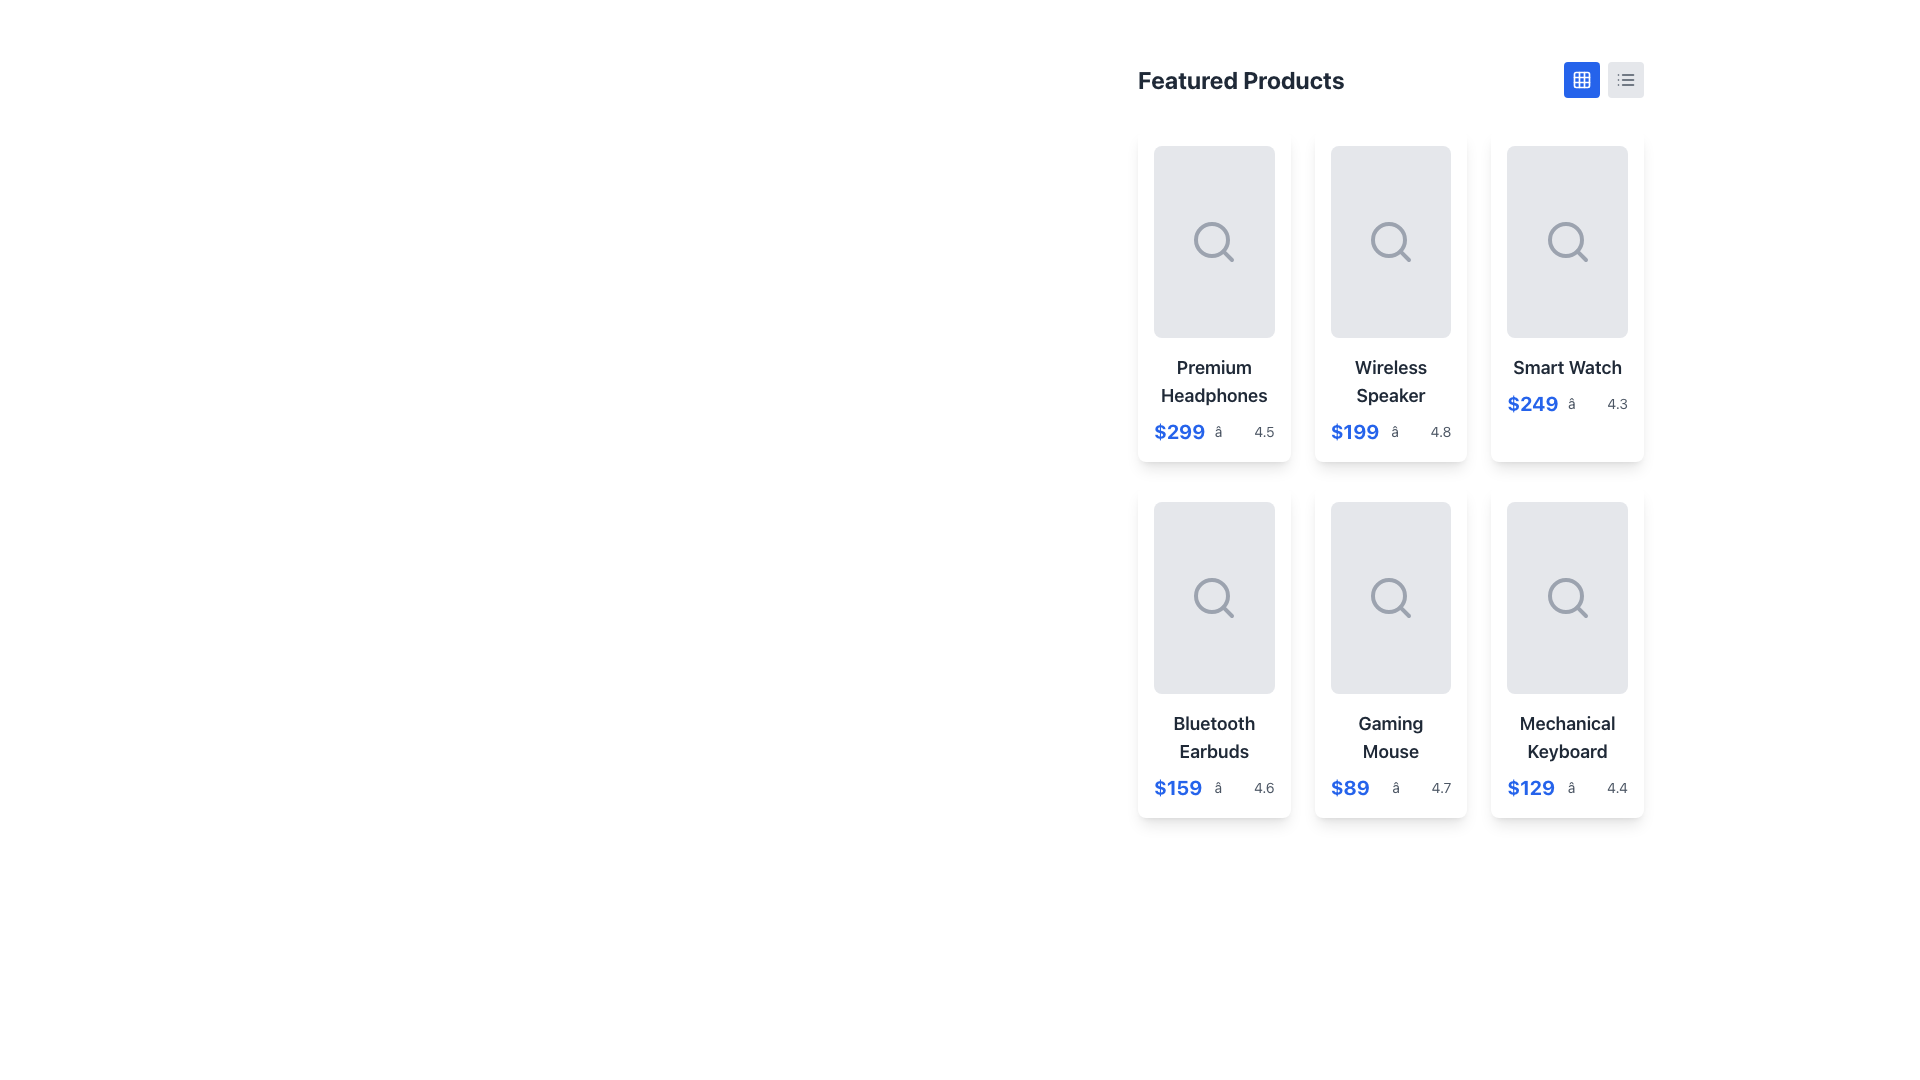 The height and width of the screenshot is (1080, 1920). What do you see at coordinates (1390, 786) in the screenshot?
I see `text content of the price label displaying '$89' on the left and the rating '4.7' on the right, which is visually grouped with the 'Gaming Mouse' title above` at bounding box center [1390, 786].